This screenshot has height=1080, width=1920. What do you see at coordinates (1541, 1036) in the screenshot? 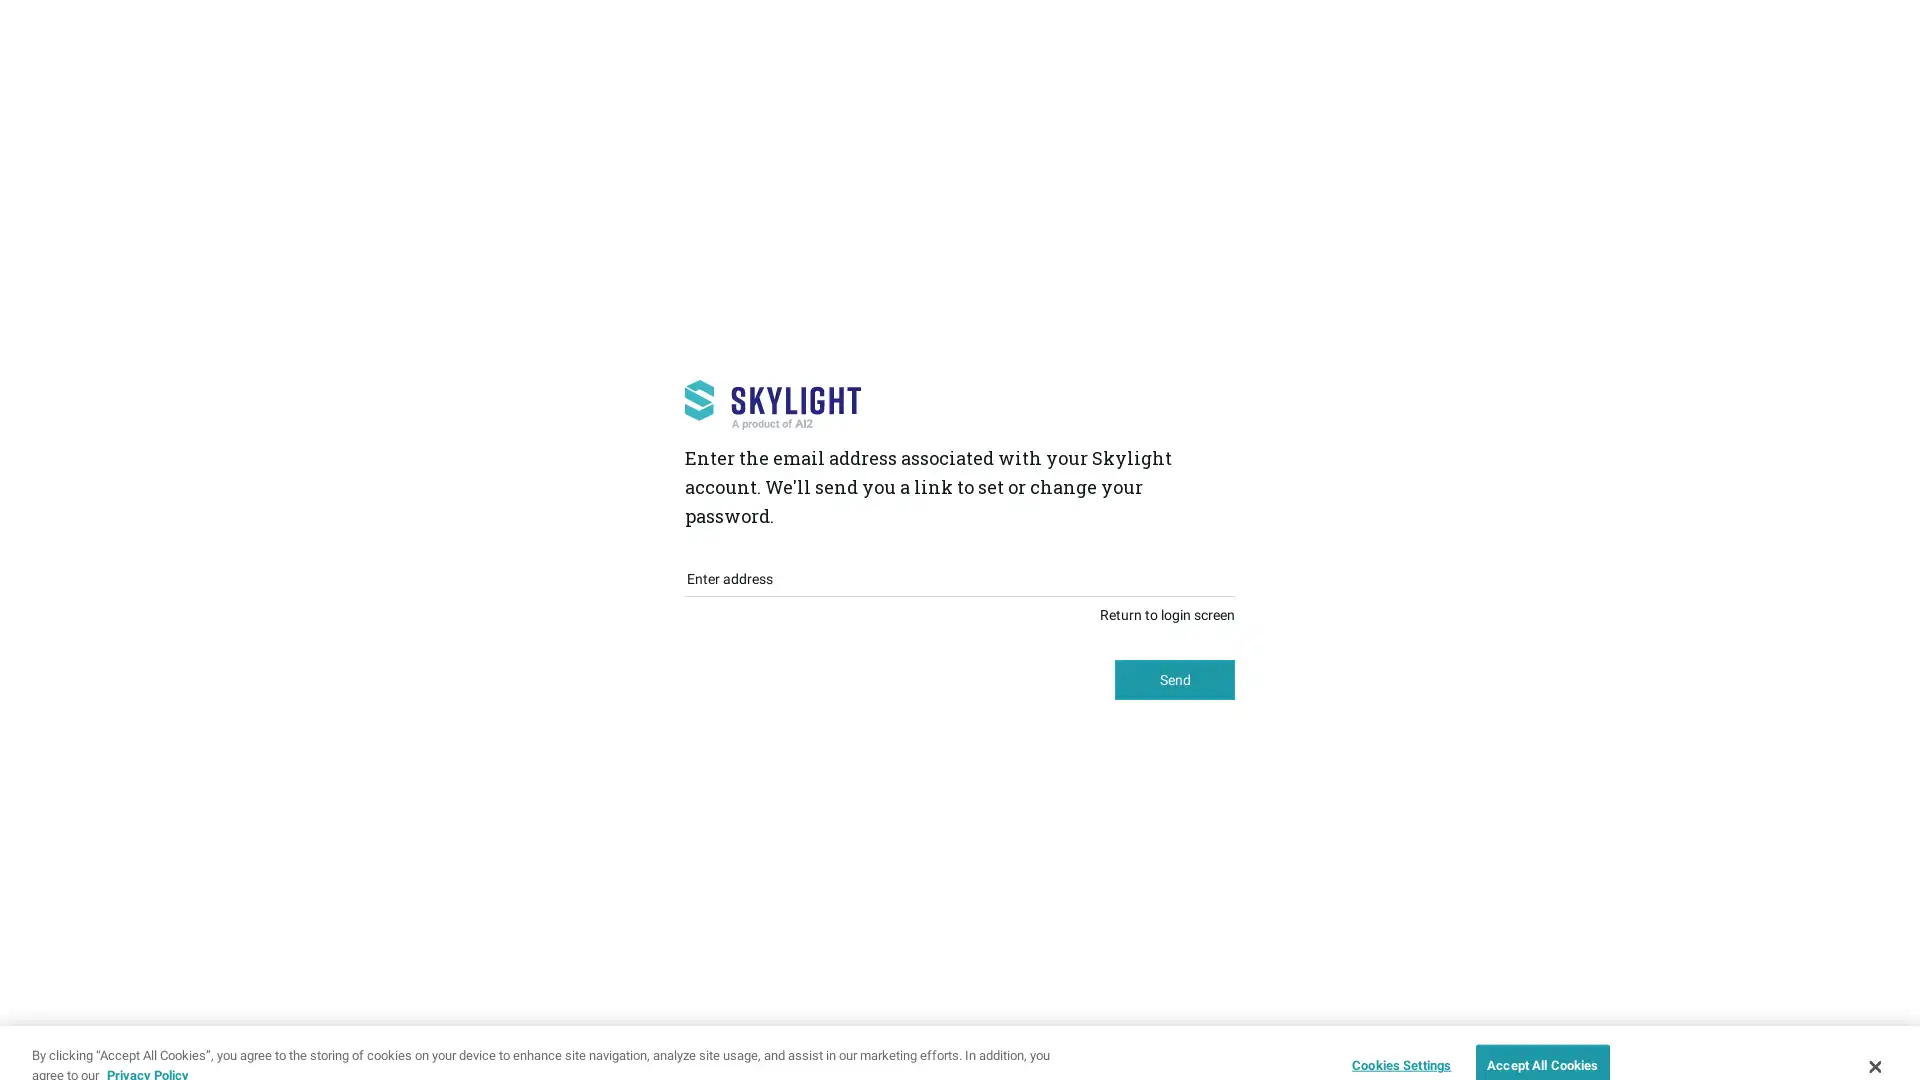
I see `Accept All Cookies` at bounding box center [1541, 1036].